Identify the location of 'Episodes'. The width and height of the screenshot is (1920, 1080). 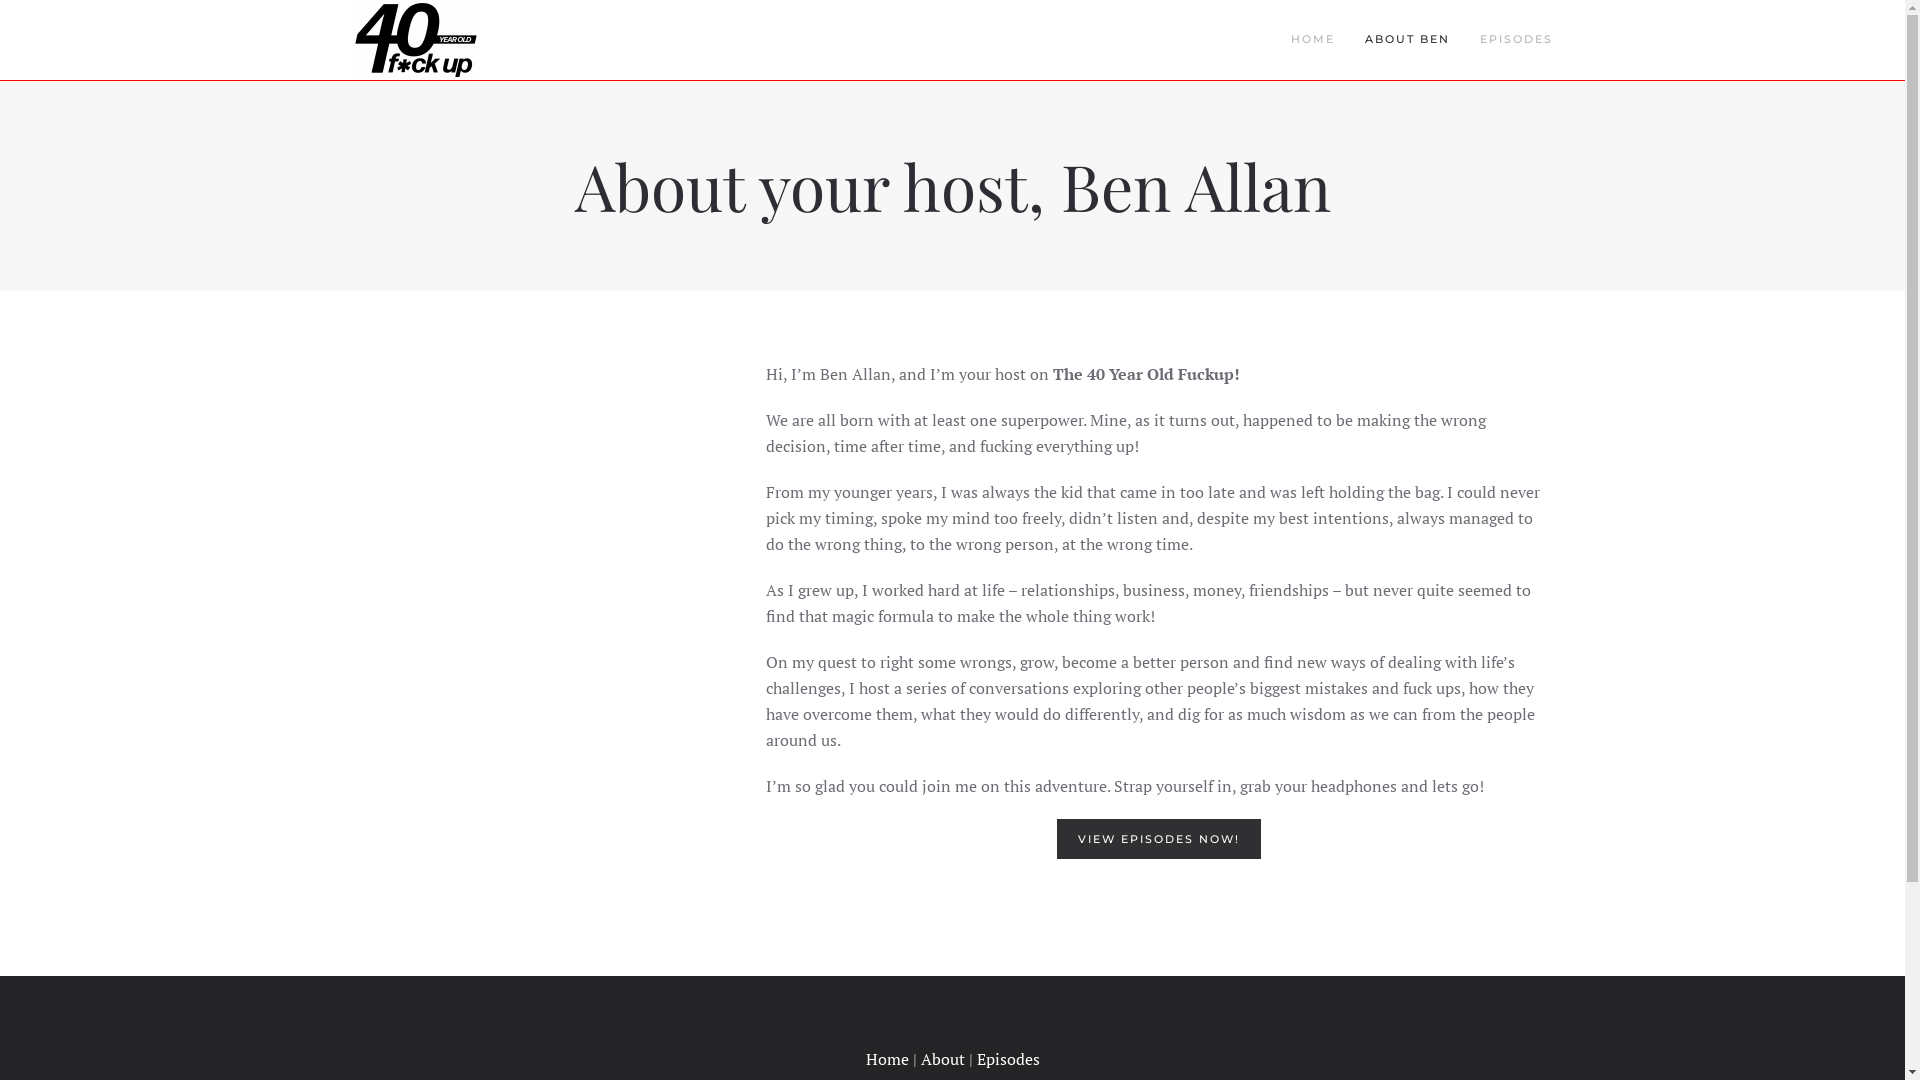
(975, 1058).